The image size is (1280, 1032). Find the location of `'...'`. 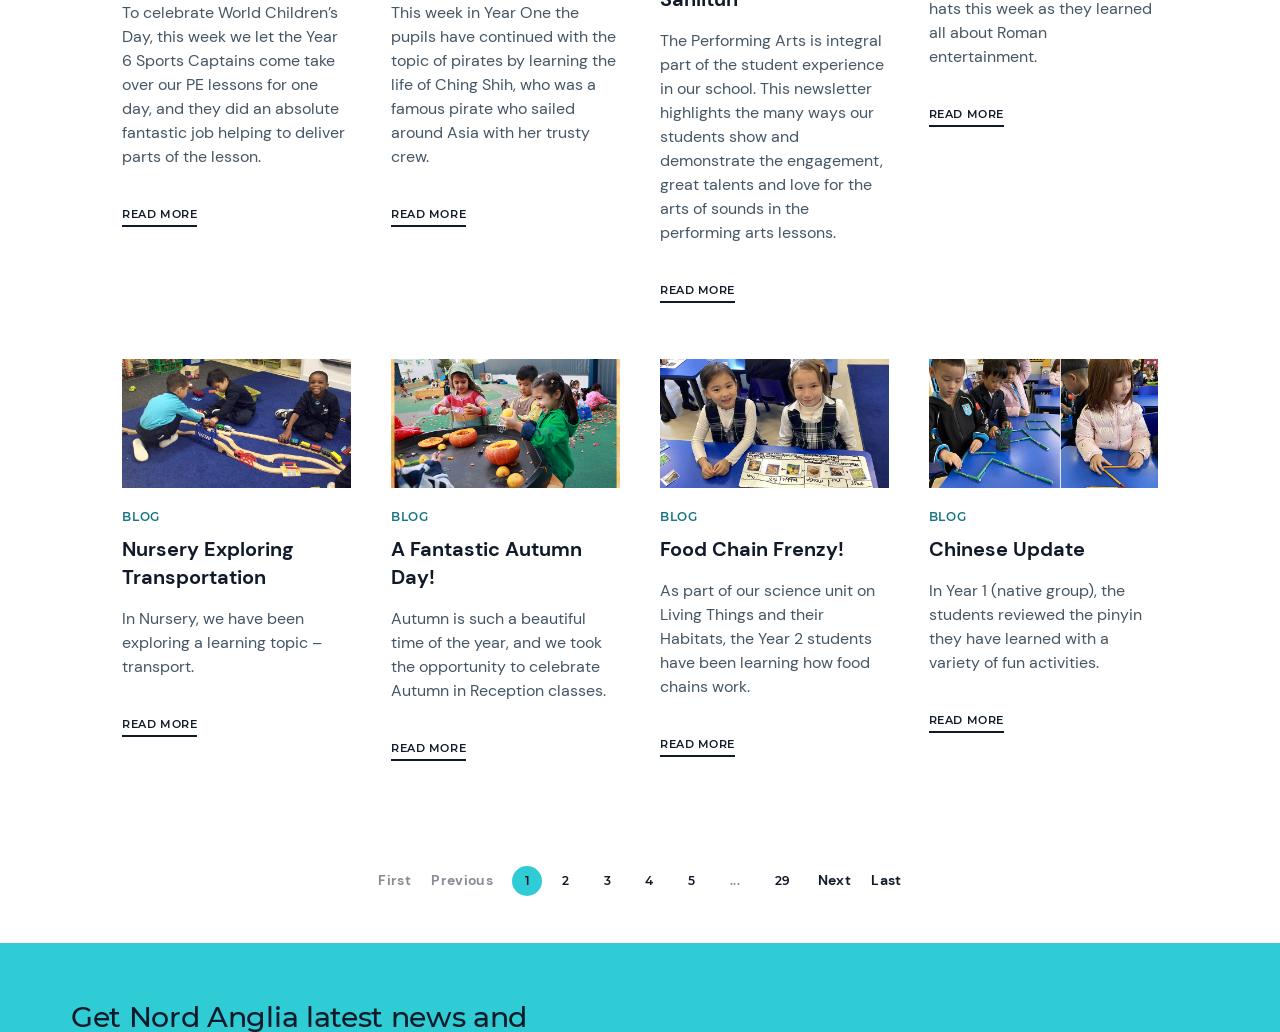

'...' is located at coordinates (728, 880).